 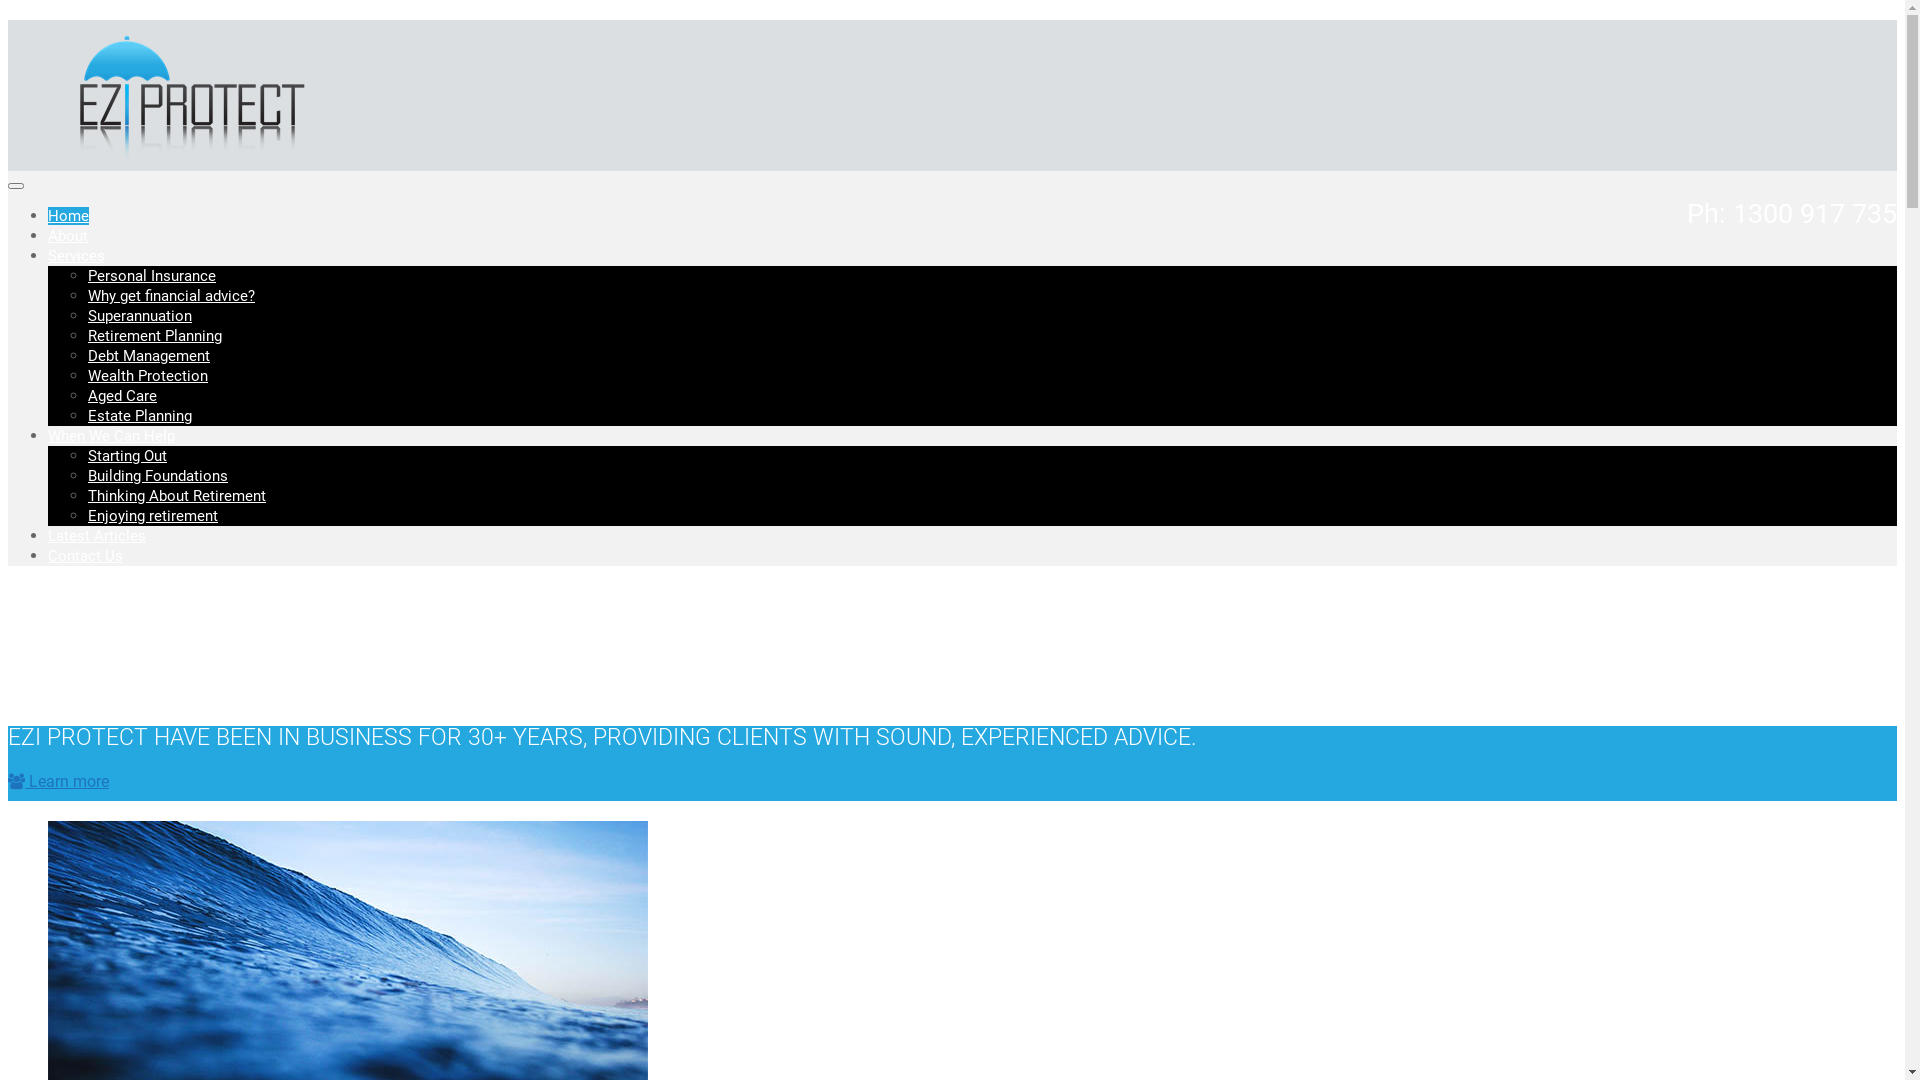 What do you see at coordinates (58, 780) in the screenshot?
I see `'Learn more'` at bounding box center [58, 780].